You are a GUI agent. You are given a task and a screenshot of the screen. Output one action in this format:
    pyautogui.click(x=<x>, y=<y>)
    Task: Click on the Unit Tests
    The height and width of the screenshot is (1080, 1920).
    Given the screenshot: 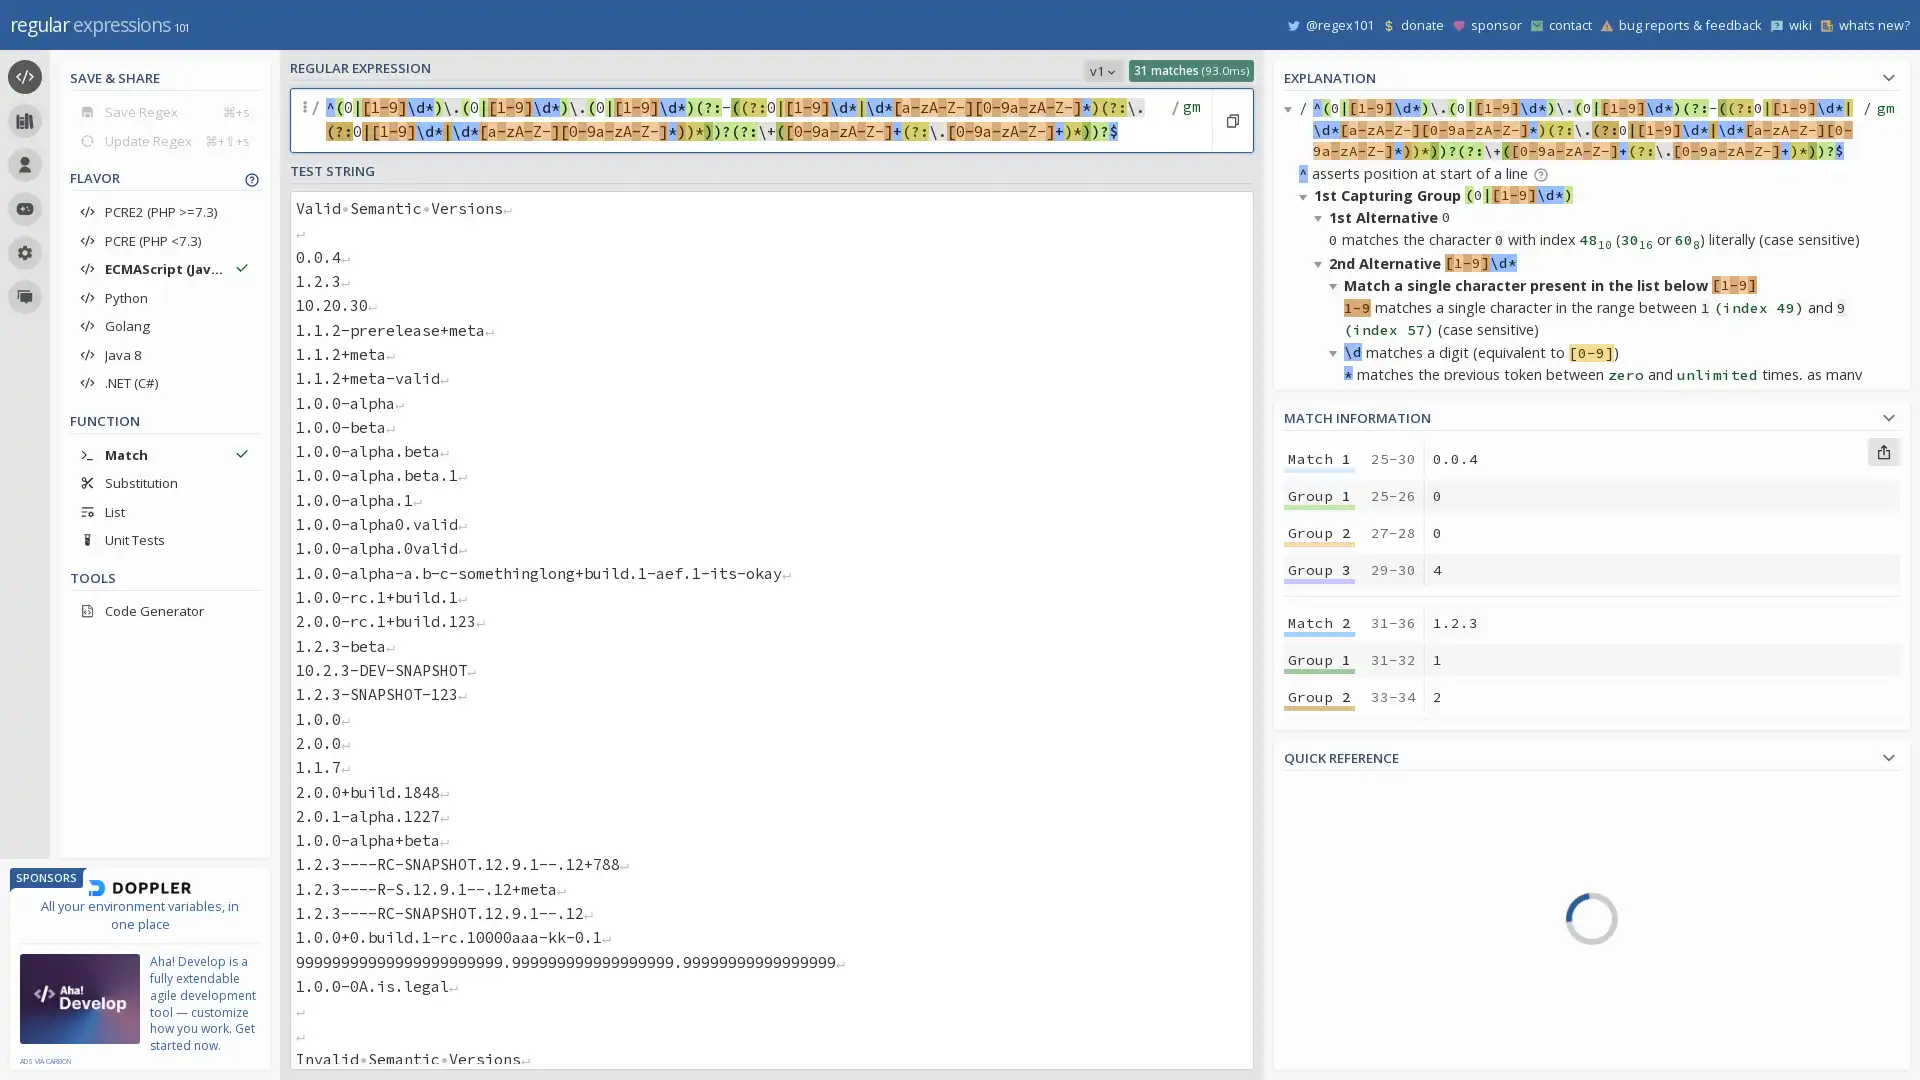 What is the action you would take?
    pyautogui.click(x=164, y=540)
    